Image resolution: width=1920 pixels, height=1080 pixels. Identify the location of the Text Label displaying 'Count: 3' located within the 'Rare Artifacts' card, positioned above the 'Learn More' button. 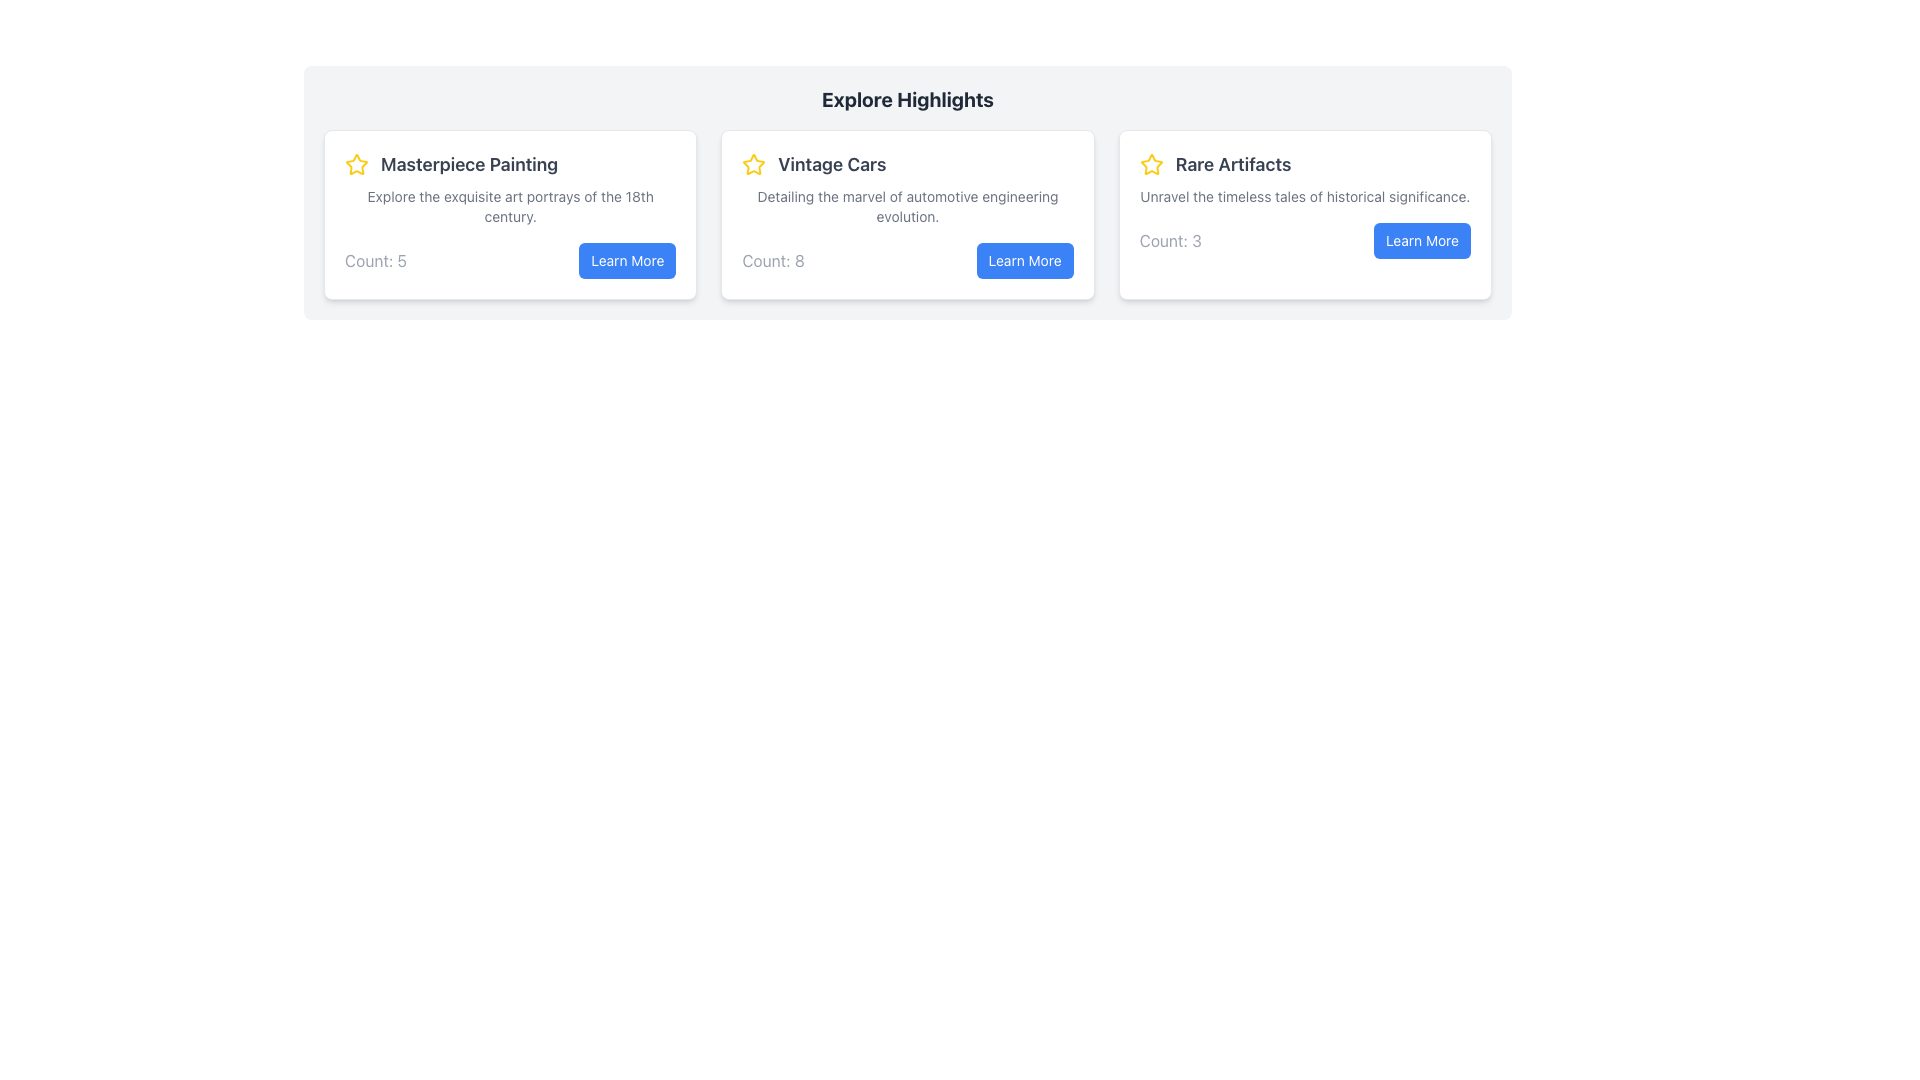
(1170, 239).